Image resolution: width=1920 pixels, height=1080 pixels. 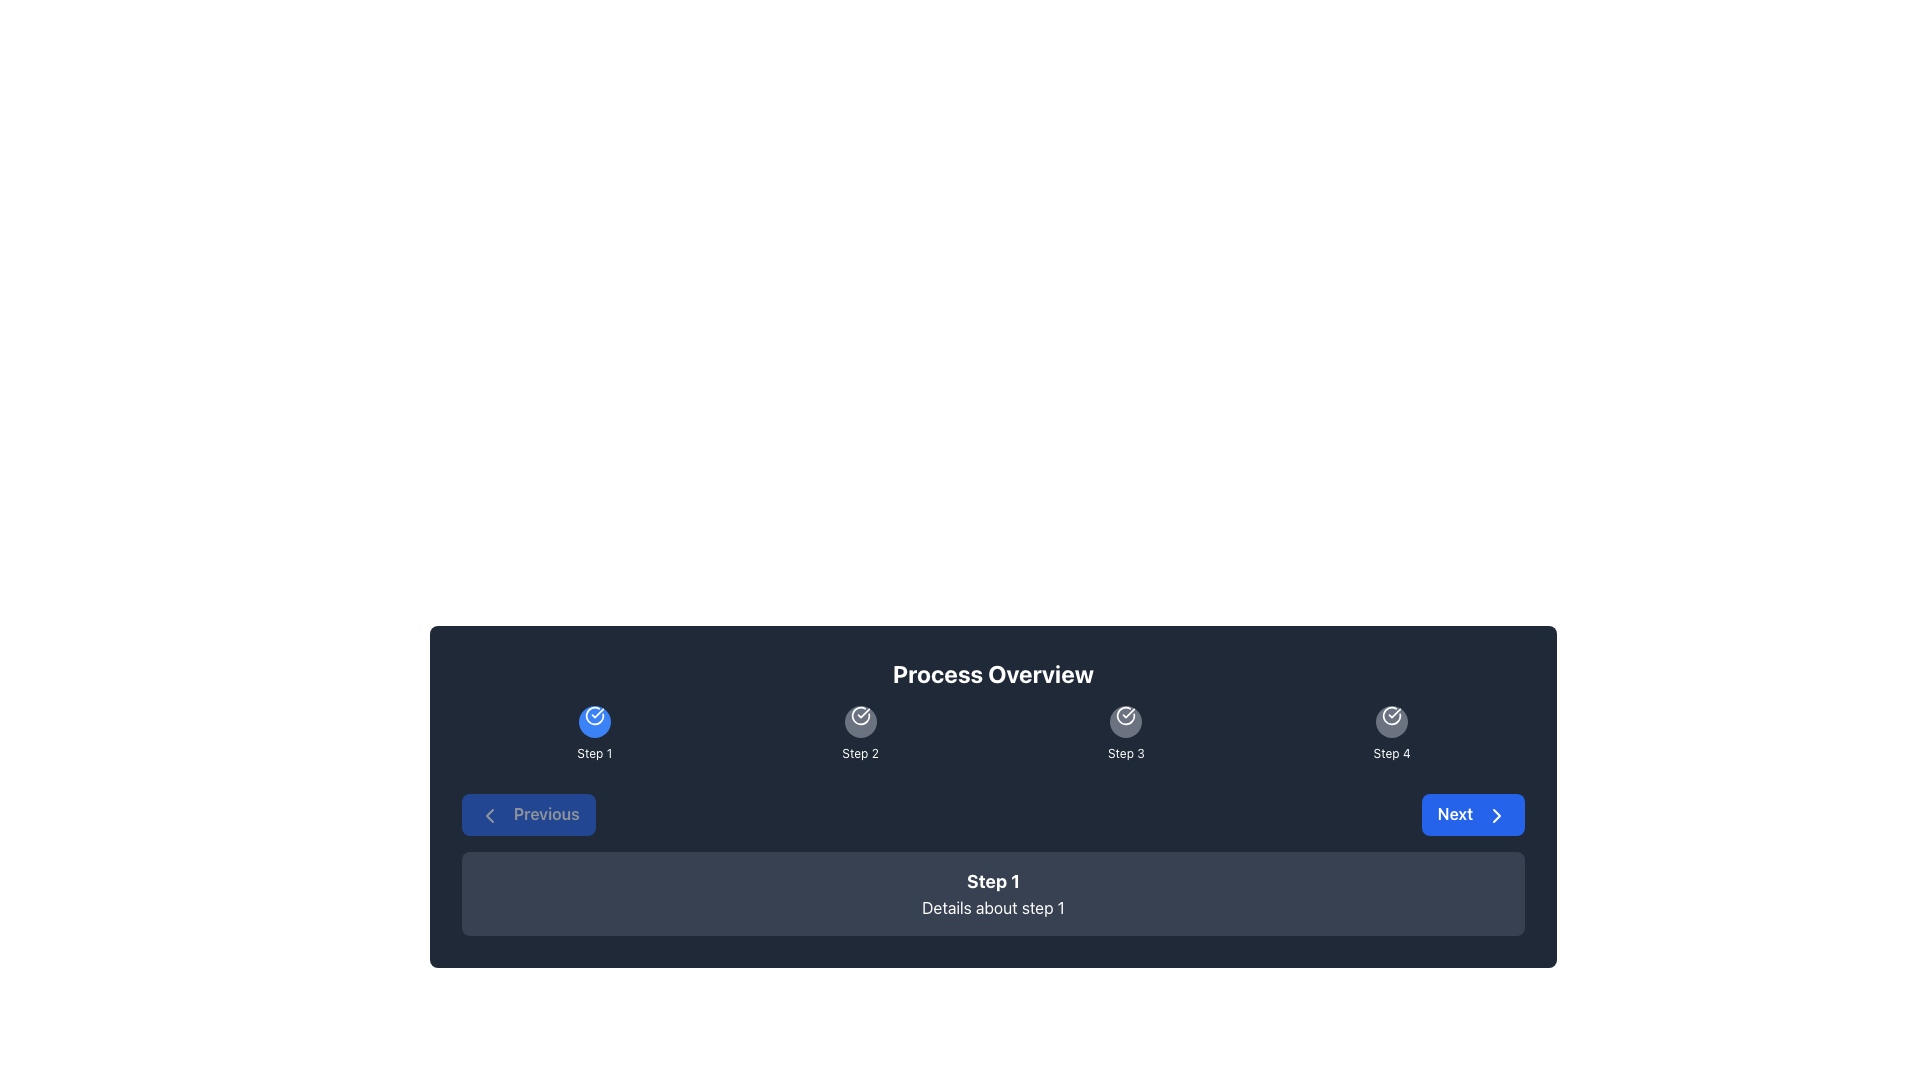 I want to click on the chevron icon styled as an arrow pointing right, which is located within the blue 'Next' button at the bottom-right corner of the interface, so click(x=1497, y=814).